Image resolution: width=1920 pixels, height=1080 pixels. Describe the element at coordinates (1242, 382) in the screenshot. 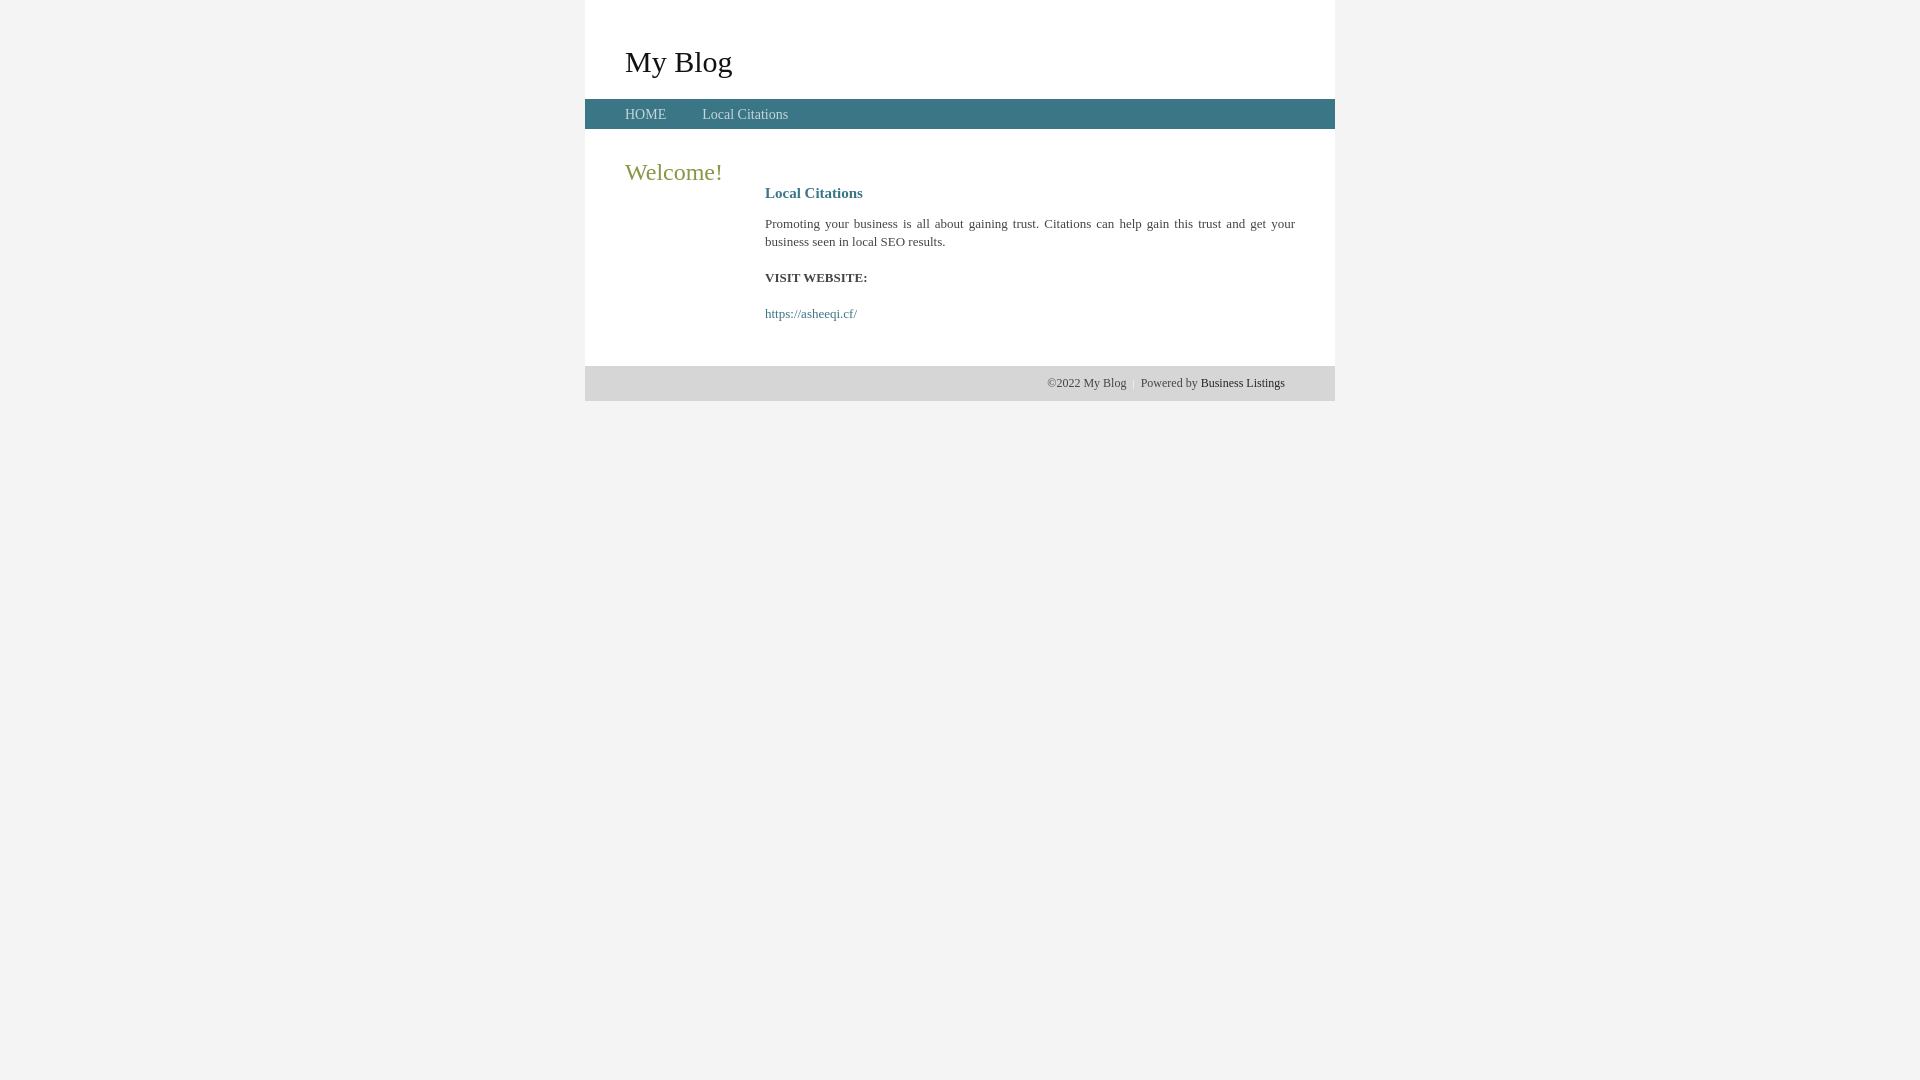

I see `'Business Listings'` at that location.